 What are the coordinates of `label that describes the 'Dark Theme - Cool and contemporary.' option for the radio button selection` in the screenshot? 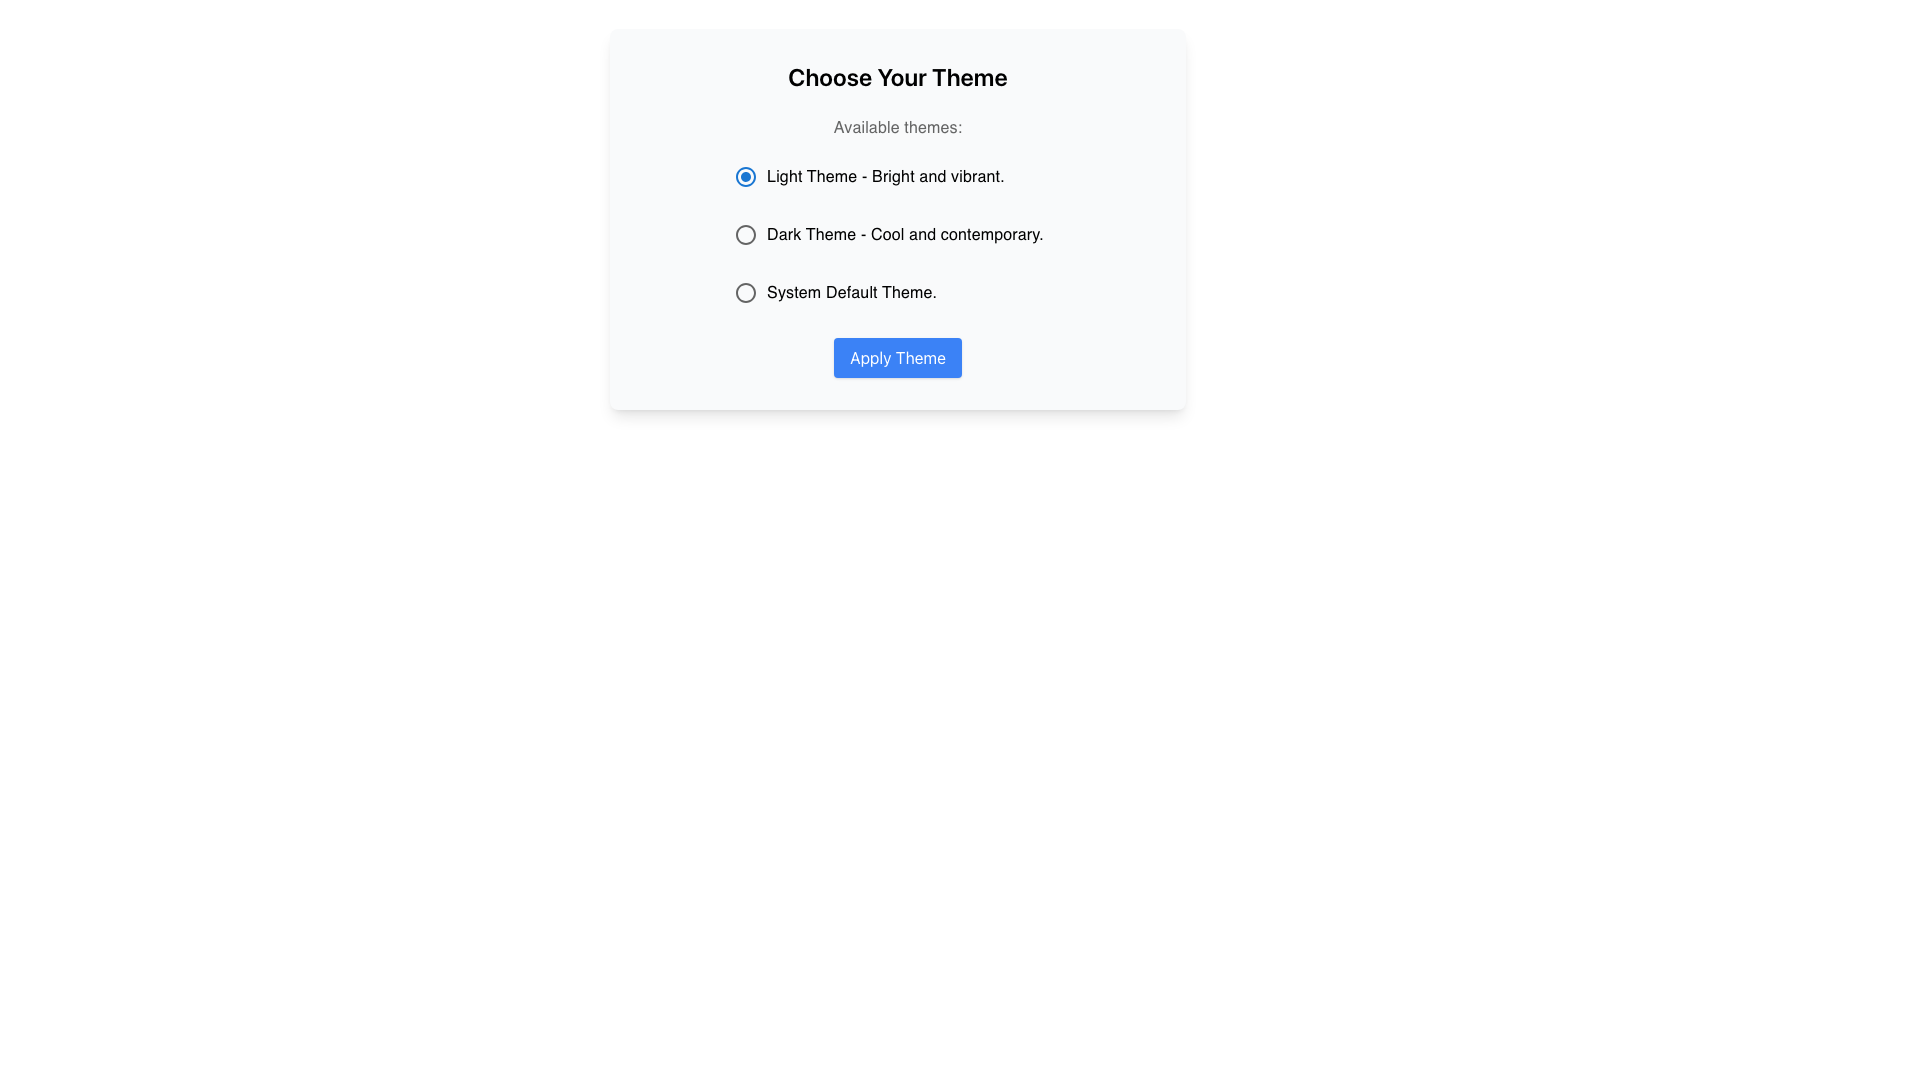 It's located at (904, 234).